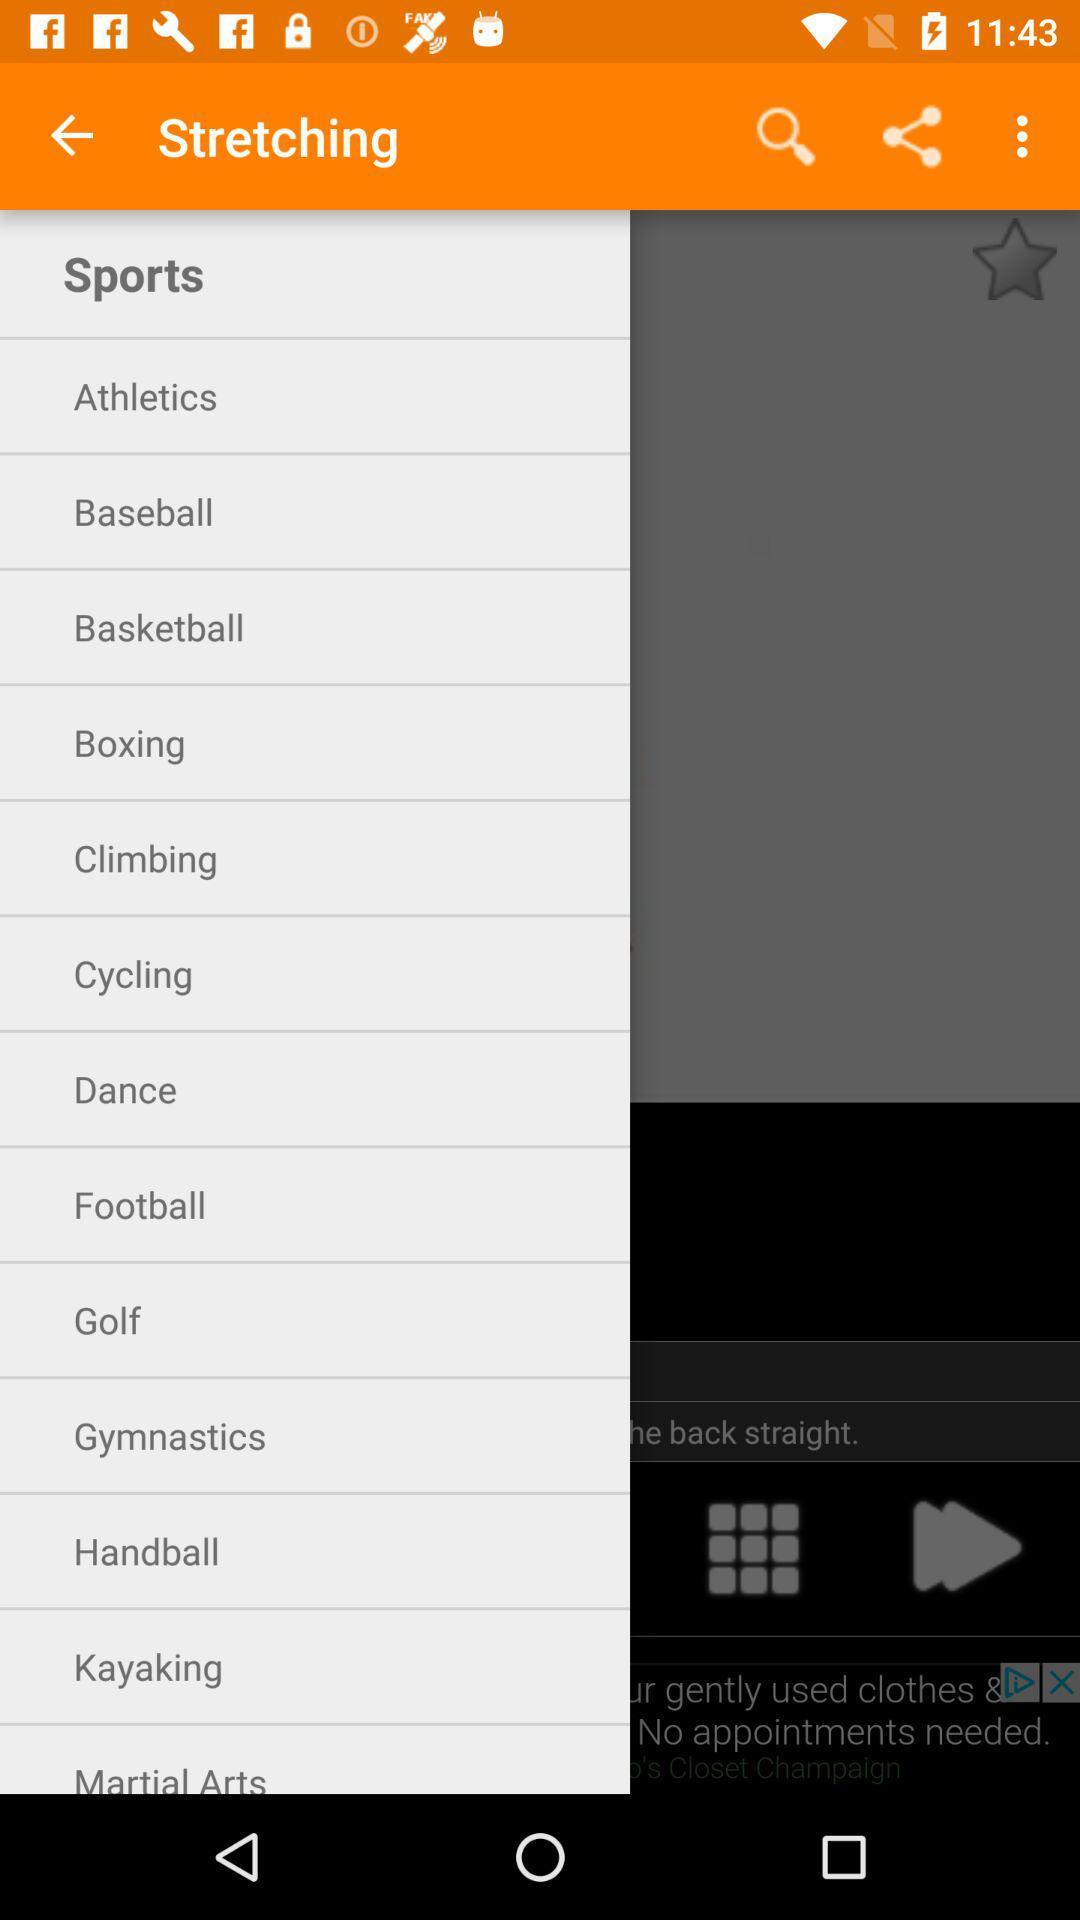 This screenshot has width=1080, height=1920. What do you see at coordinates (964, 1547) in the screenshot?
I see `play option` at bounding box center [964, 1547].